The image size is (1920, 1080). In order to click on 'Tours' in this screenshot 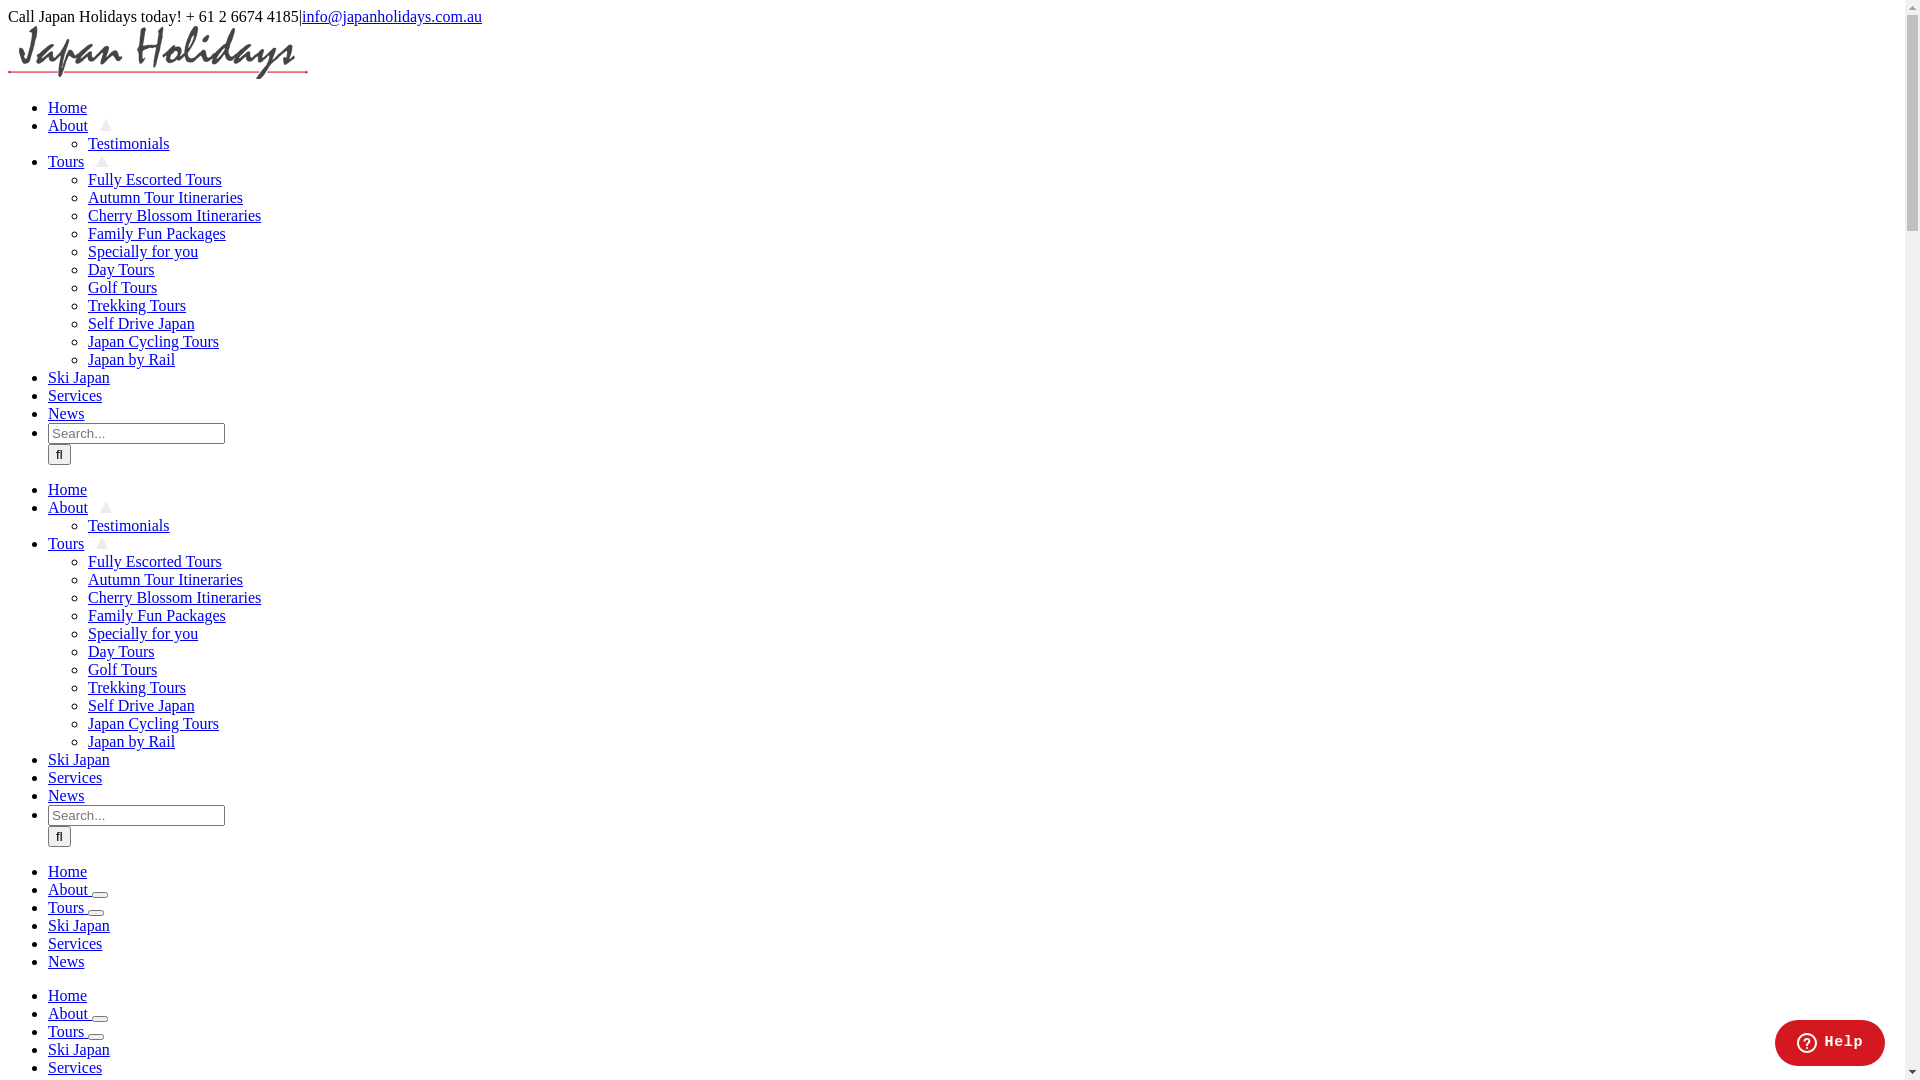, I will do `click(67, 1031)`.